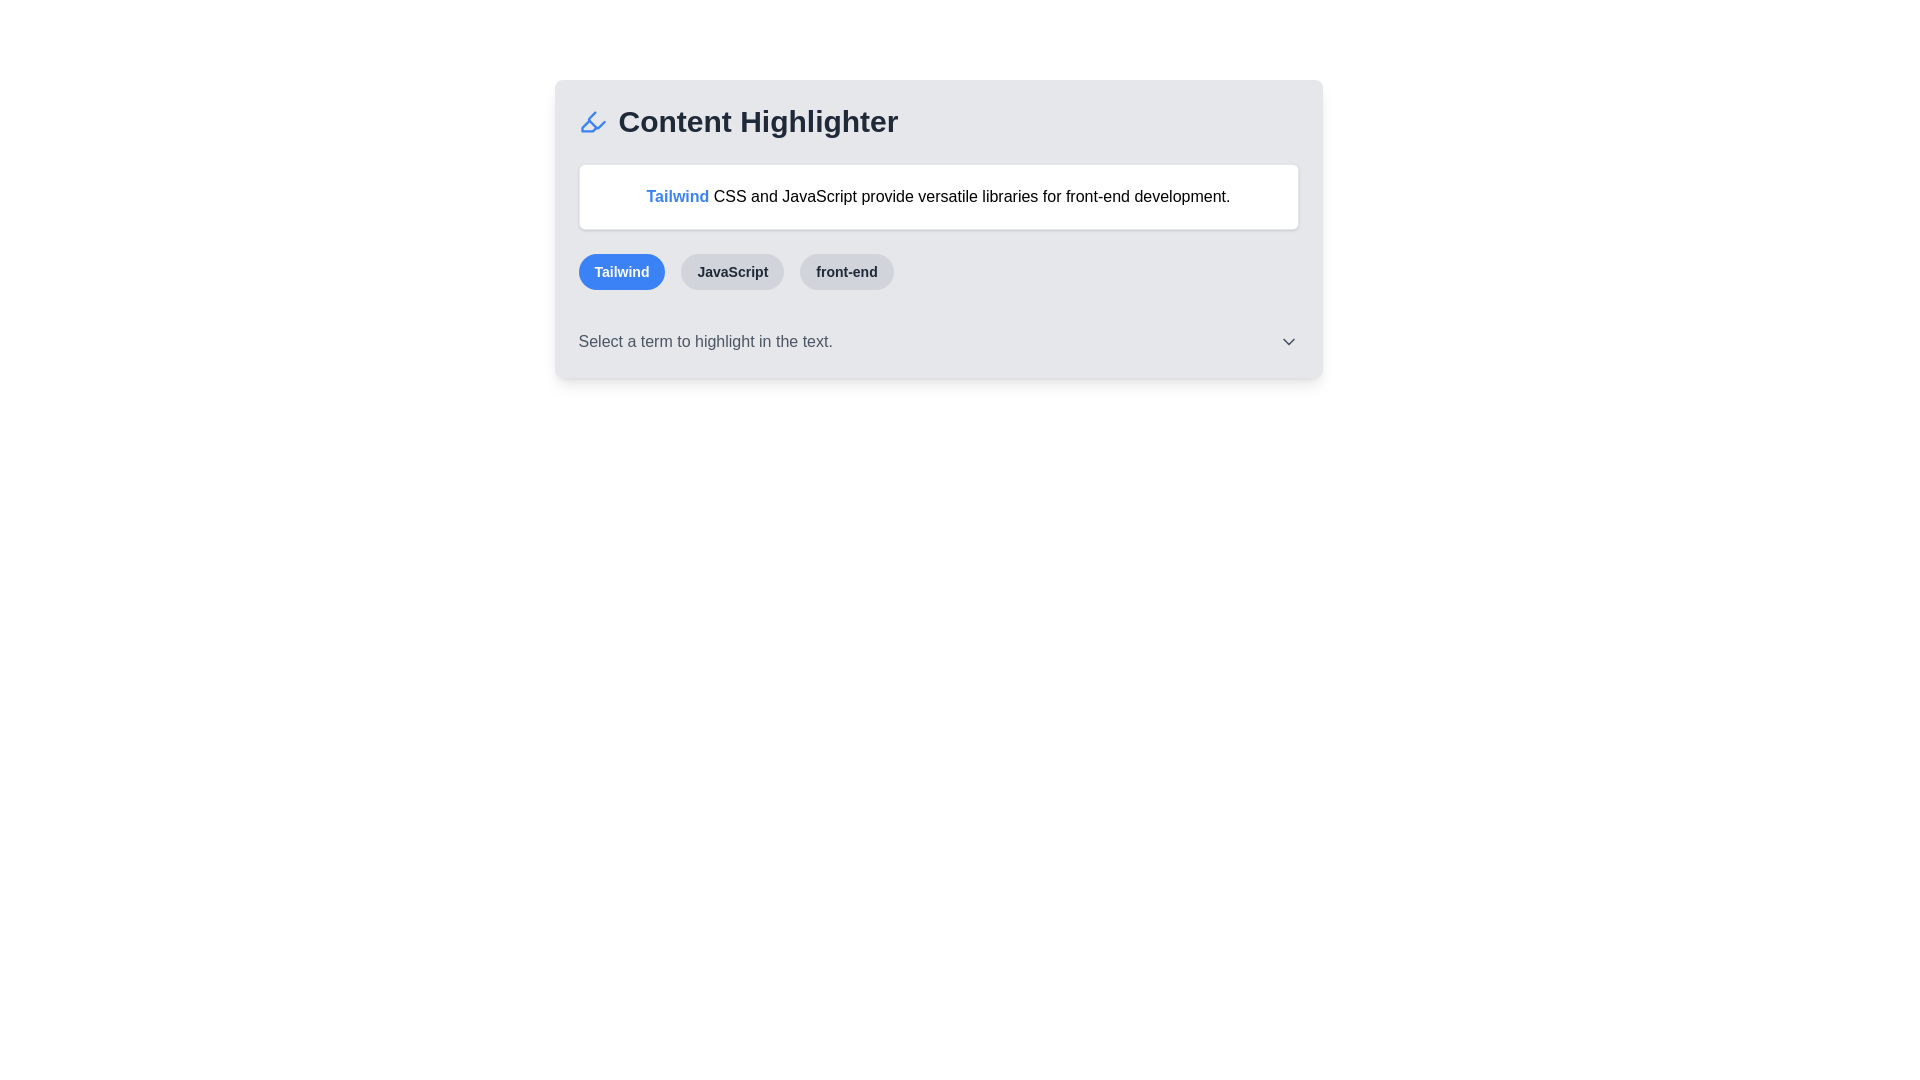 The height and width of the screenshot is (1080, 1920). What do you see at coordinates (591, 122) in the screenshot?
I see `the blue highlighter icon located on the left side of the 'Content Highlighter' header` at bounding box center [591, 122].